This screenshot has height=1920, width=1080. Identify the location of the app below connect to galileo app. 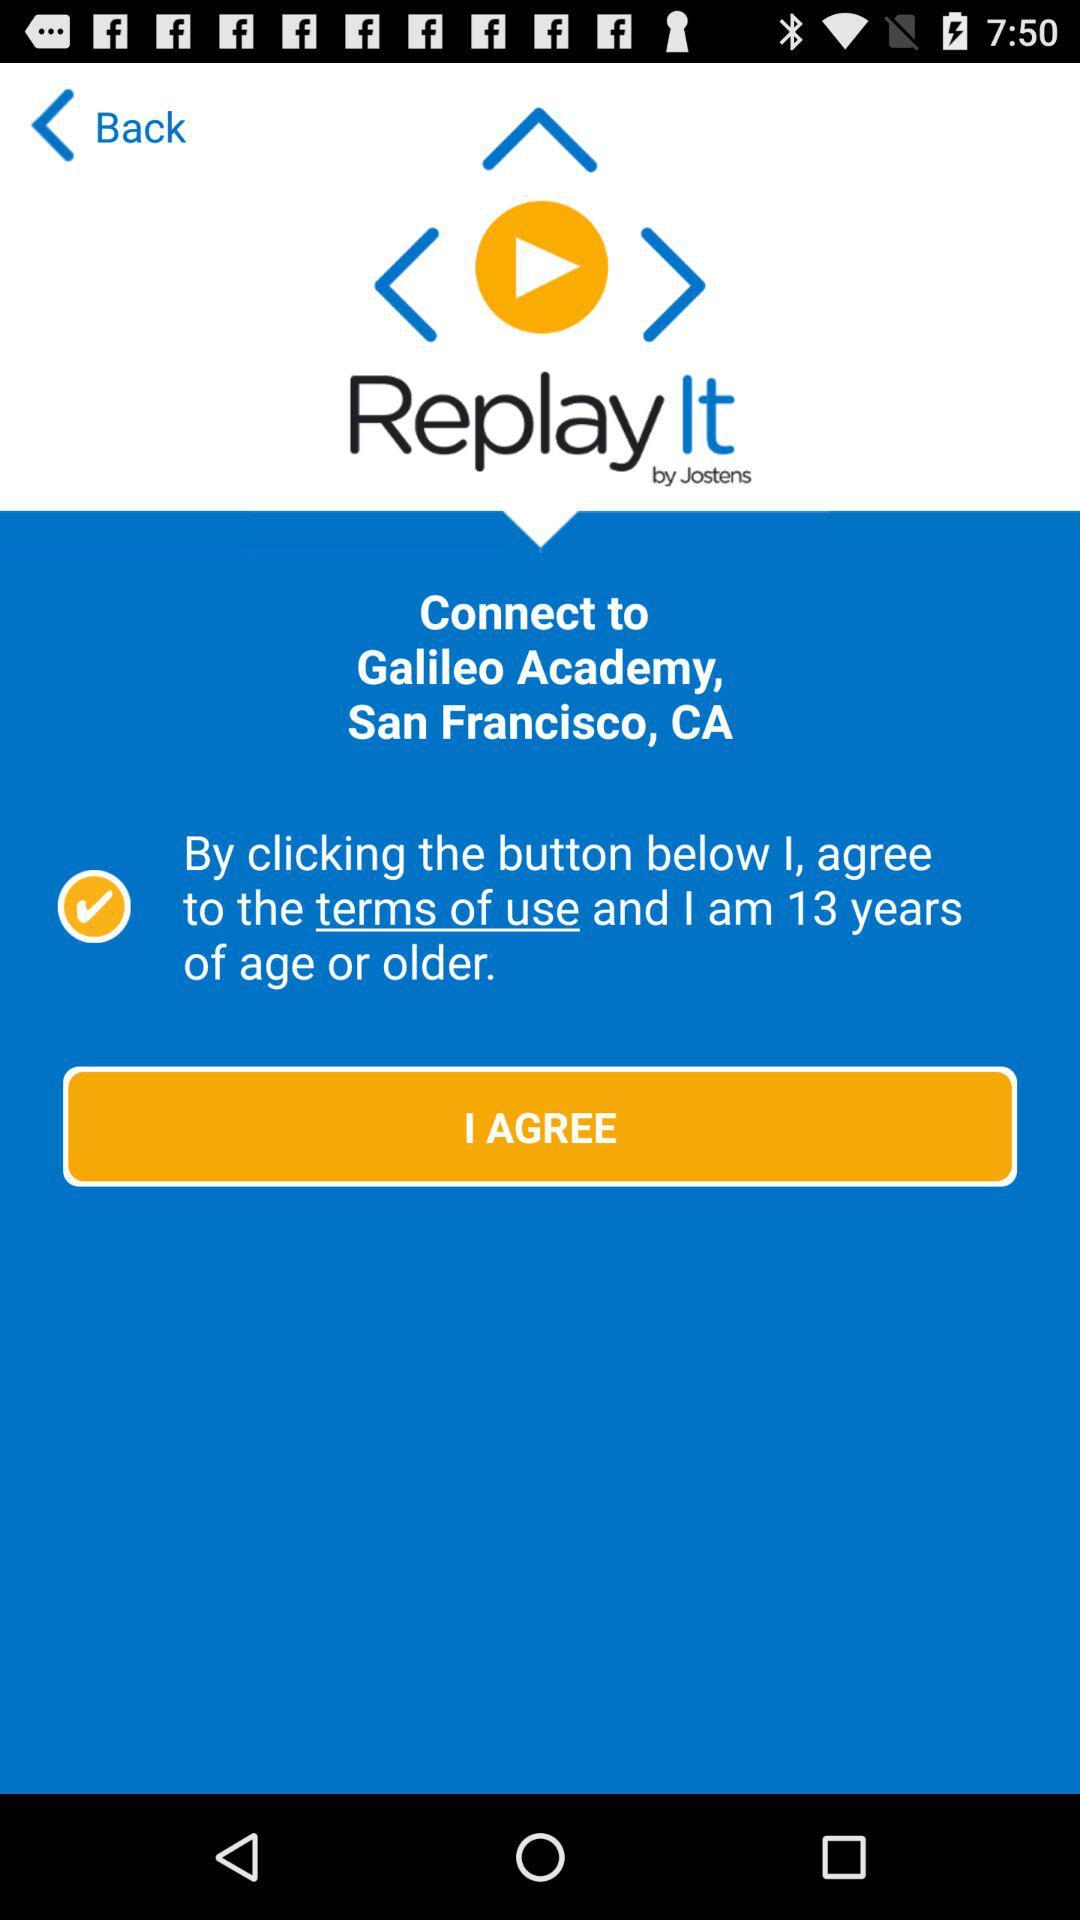
(606, 905).